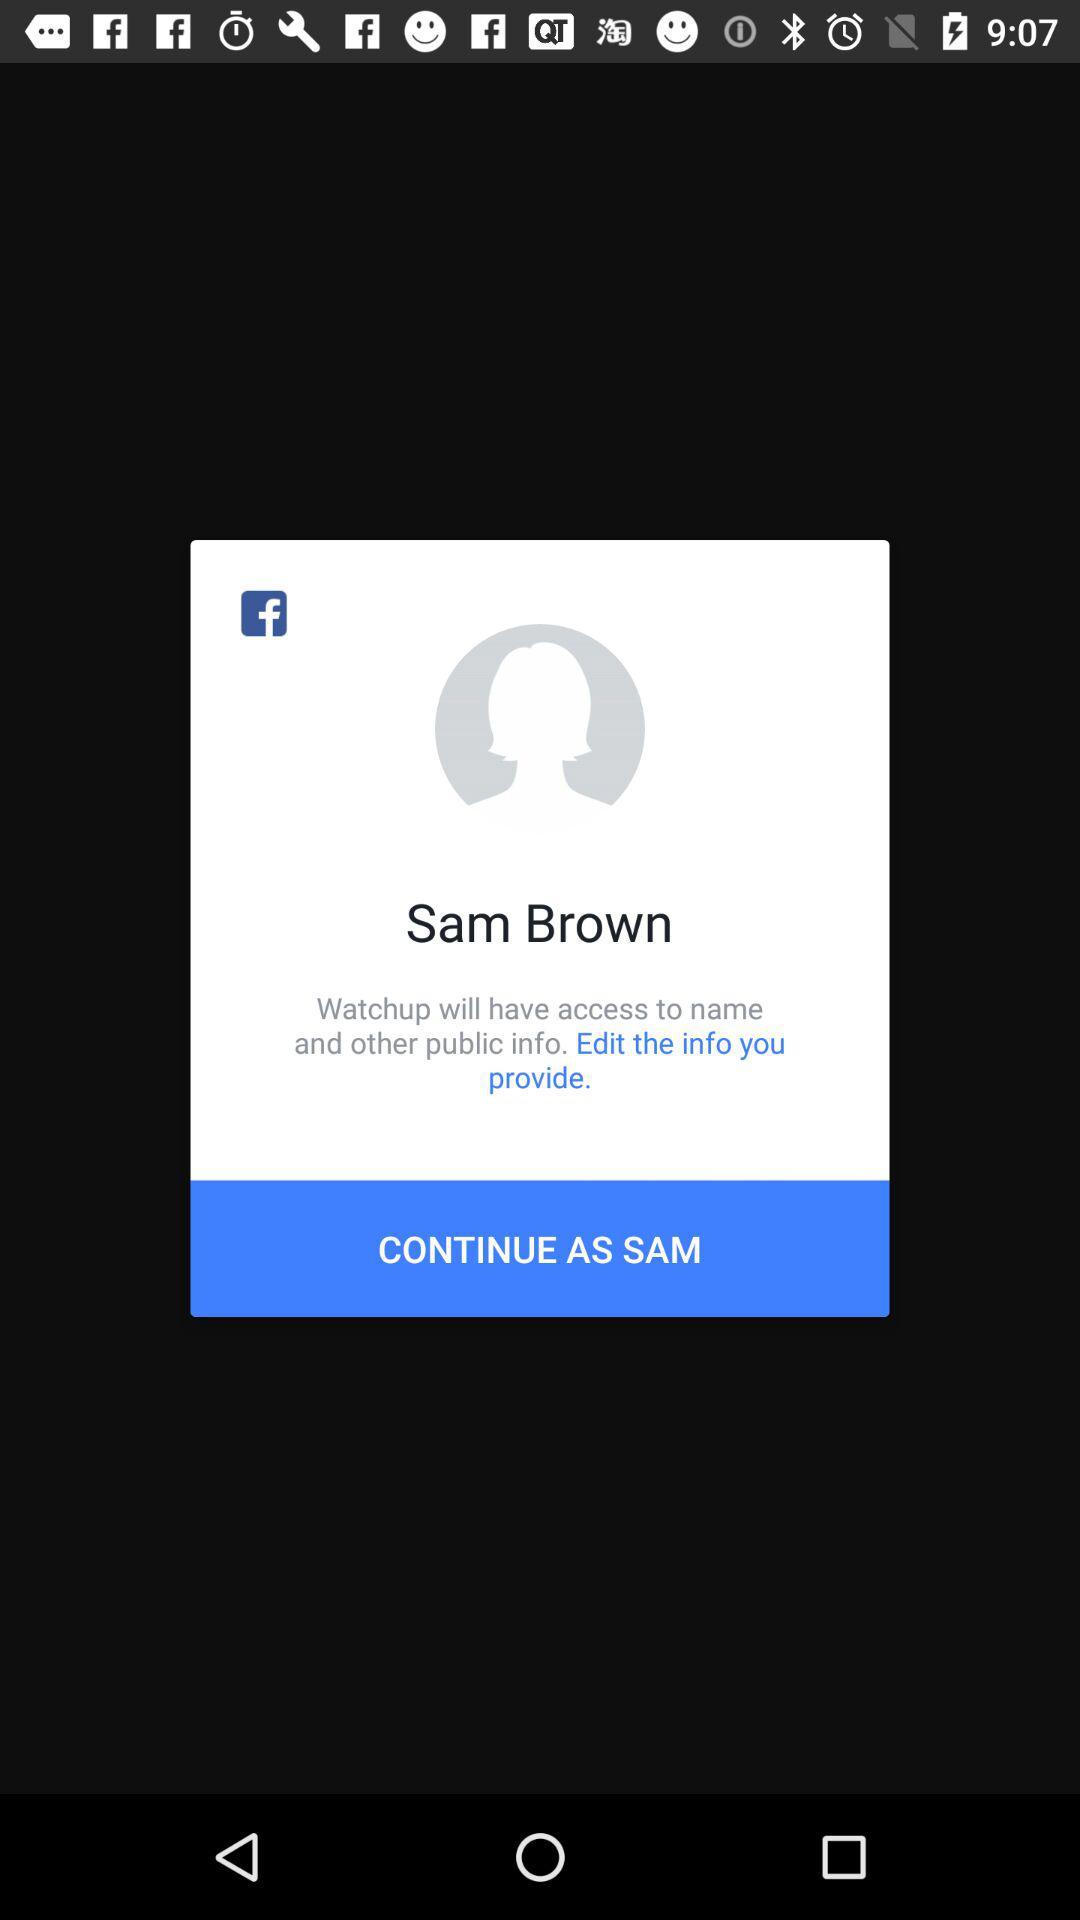 This screenshot has height=1920, width=1080. What do you see at coordinates (540, 1041) in the screenshot?
I see `the icon above the continue as sam item` at bounding box center [540, 1041].